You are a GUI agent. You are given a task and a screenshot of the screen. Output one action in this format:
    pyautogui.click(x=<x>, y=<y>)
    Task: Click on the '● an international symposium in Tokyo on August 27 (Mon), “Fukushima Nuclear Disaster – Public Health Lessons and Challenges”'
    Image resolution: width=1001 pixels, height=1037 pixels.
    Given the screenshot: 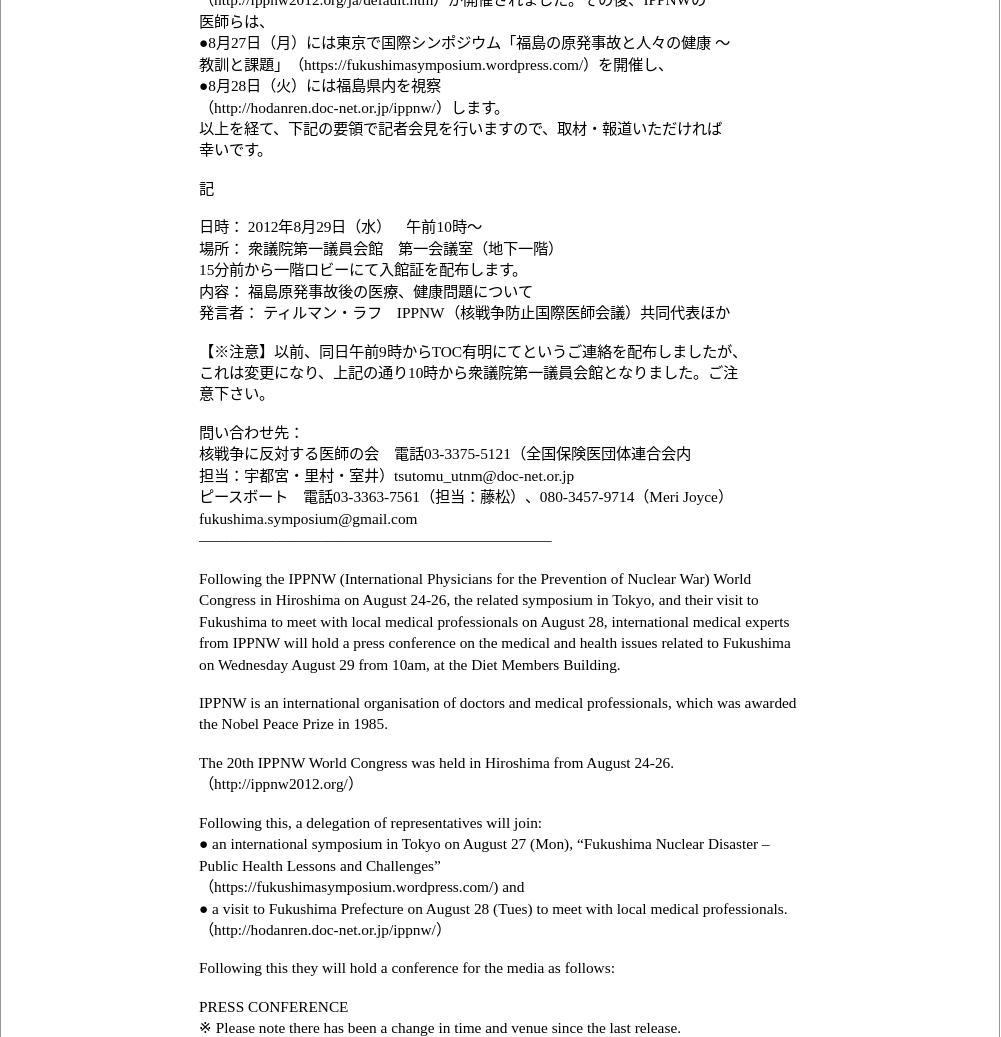 What is the action you would take?
    pyautogui.click(x=483, y=853)
    